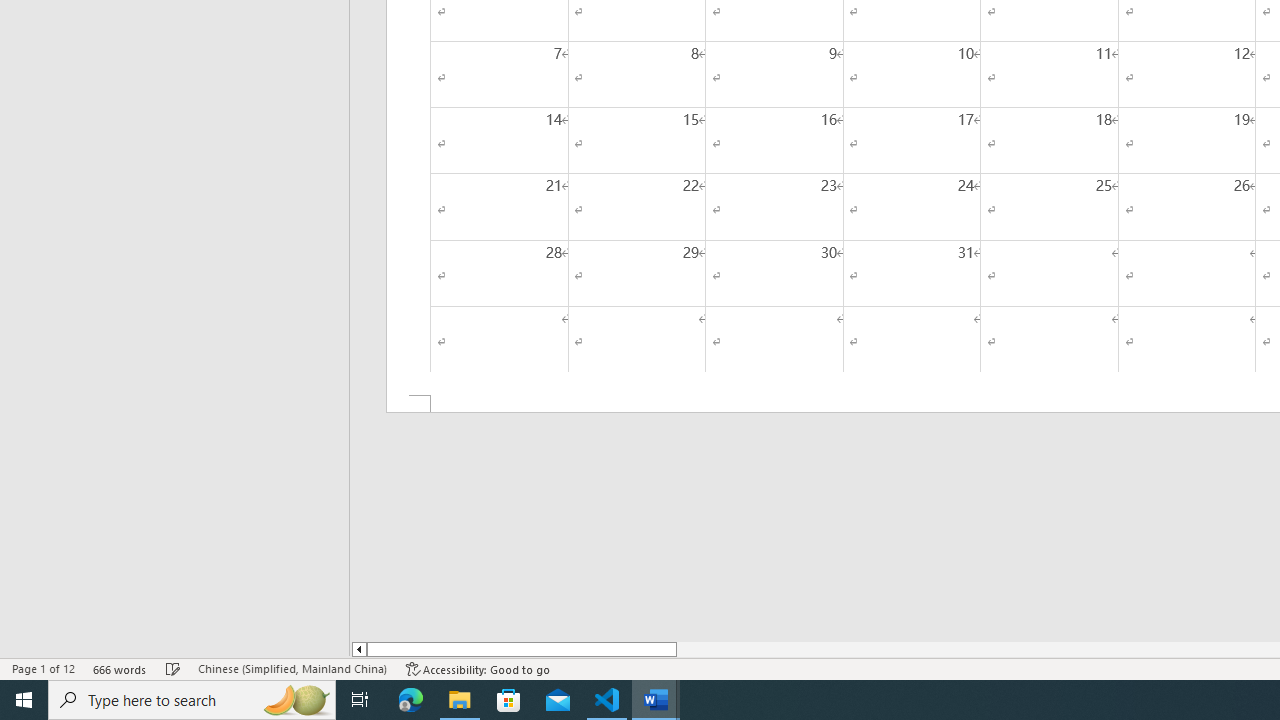 Image resolution: width=1280 pixels, height=720 pixels. I want to click on 'Page Number Page 1 of 12', so click(43, 669).